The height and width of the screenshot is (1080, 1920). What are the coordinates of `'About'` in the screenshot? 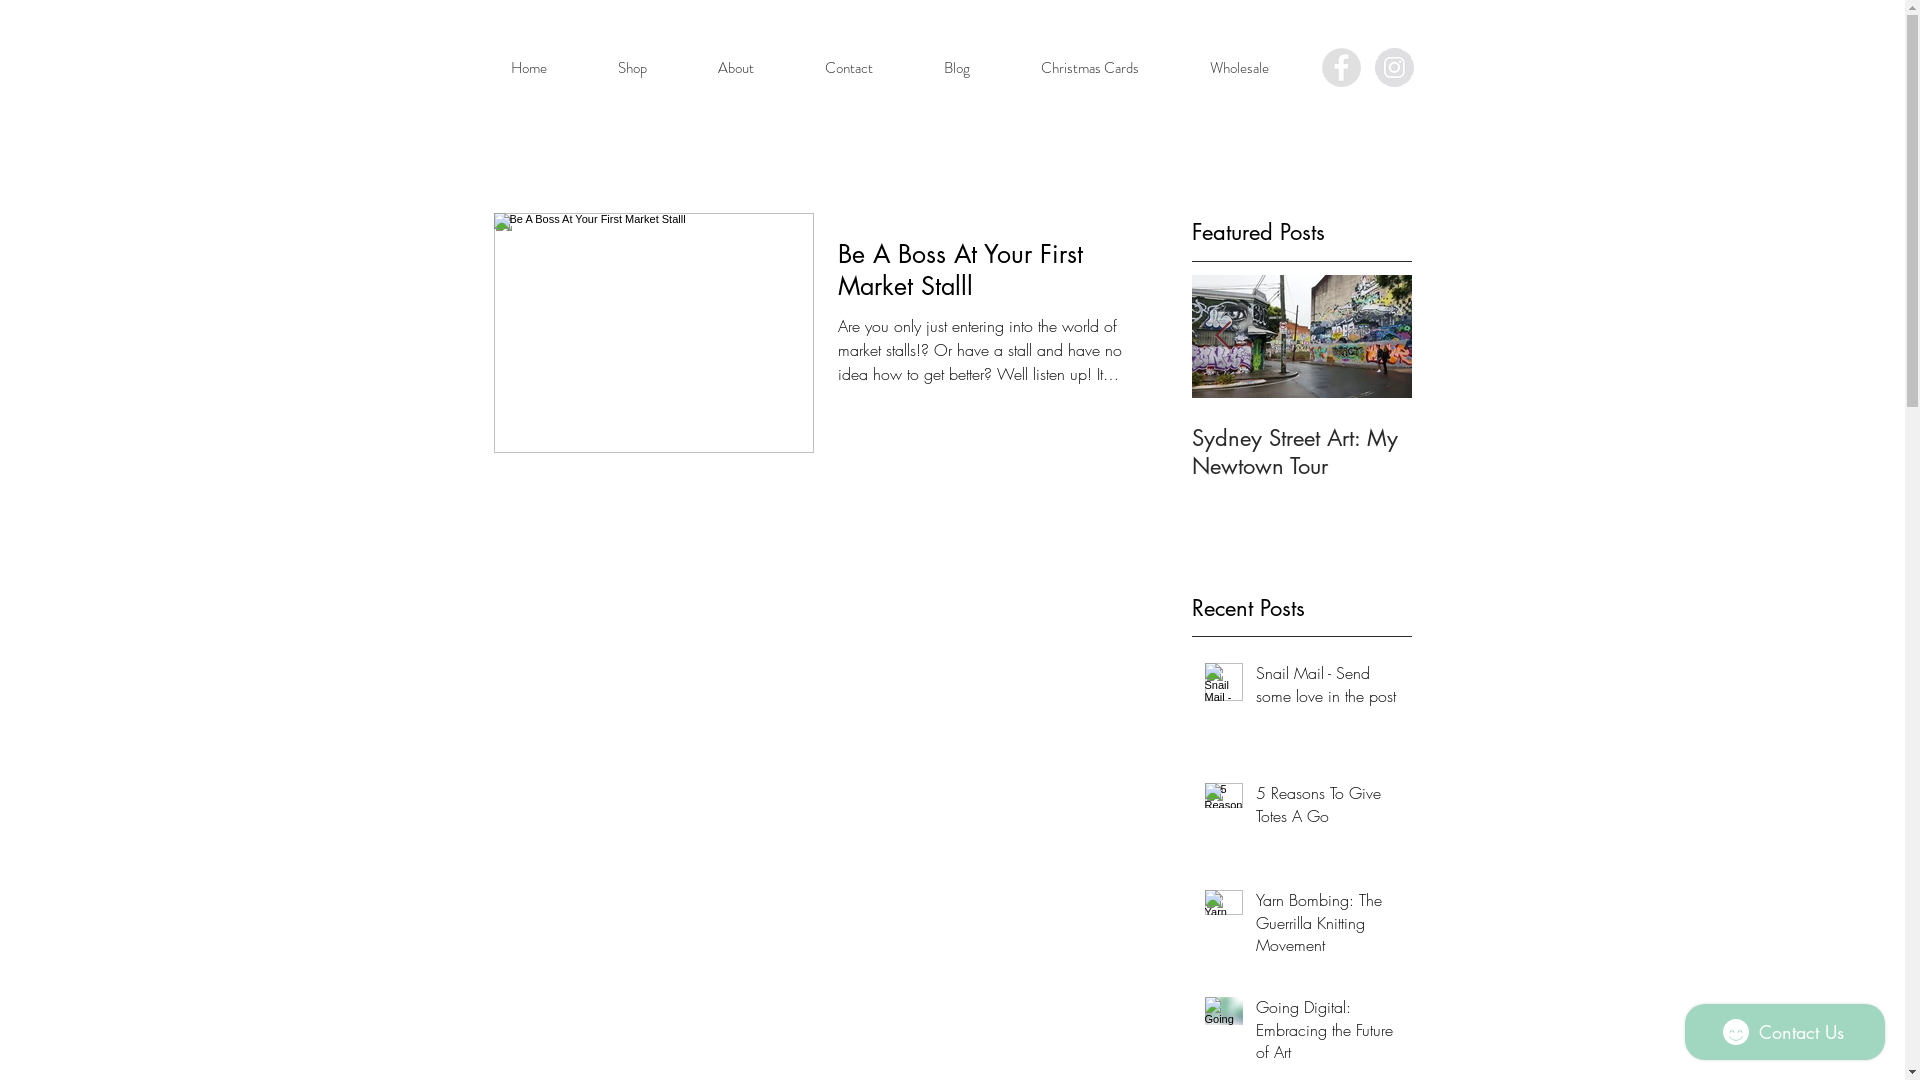 It's located at (734, 67).